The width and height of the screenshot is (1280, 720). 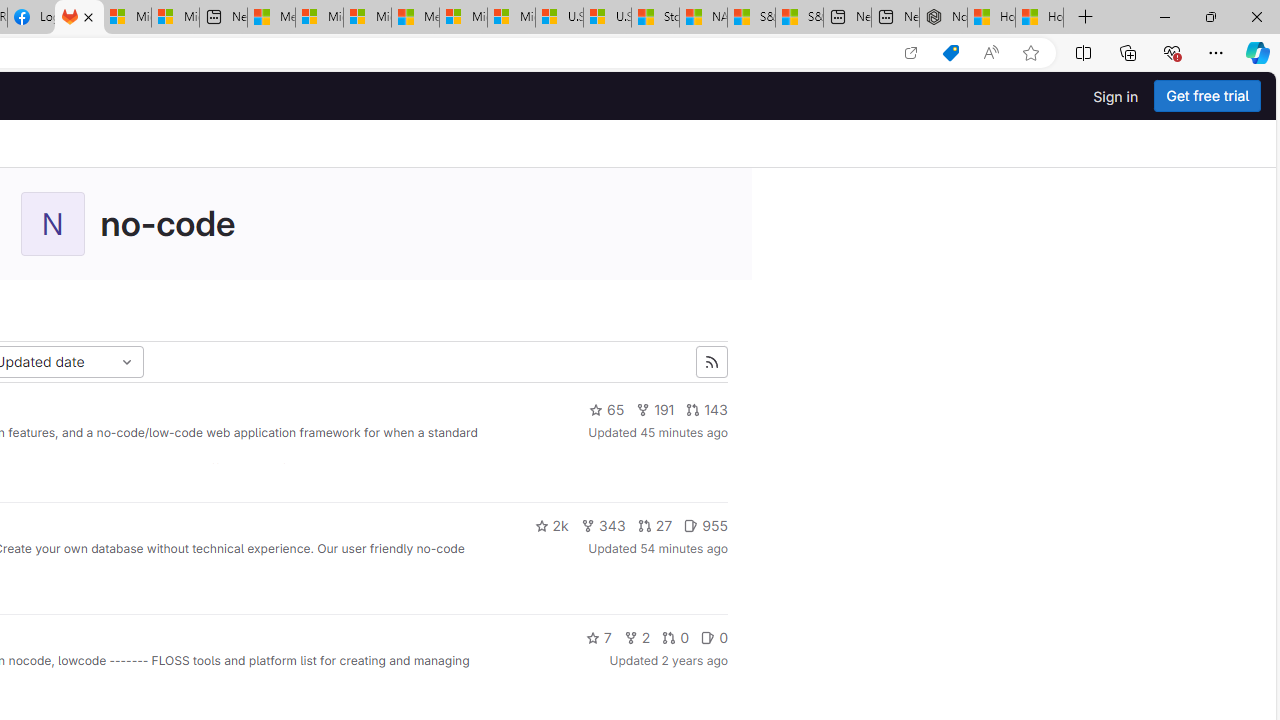 I want to click on 'Subscribe to the new projects feed', so click(x=712, y=362).